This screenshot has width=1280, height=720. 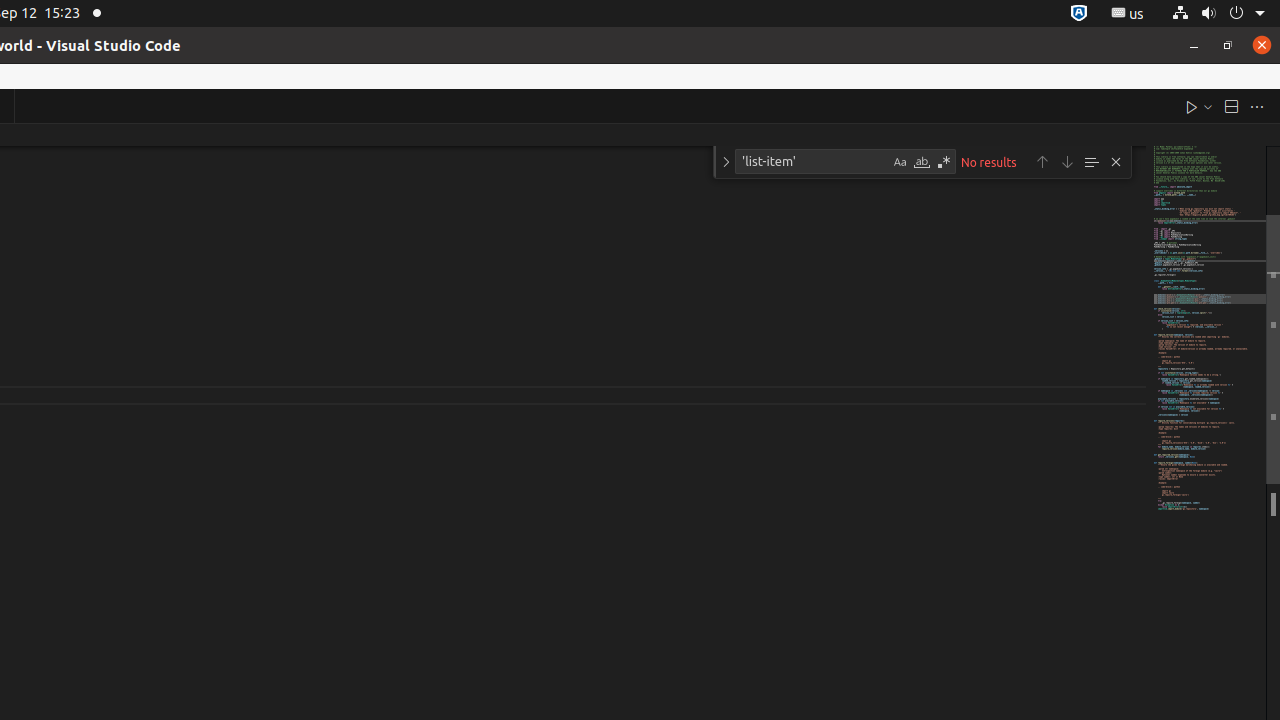 I want to click on 'Next Match (Enter)', so click(x=1066, y=160).